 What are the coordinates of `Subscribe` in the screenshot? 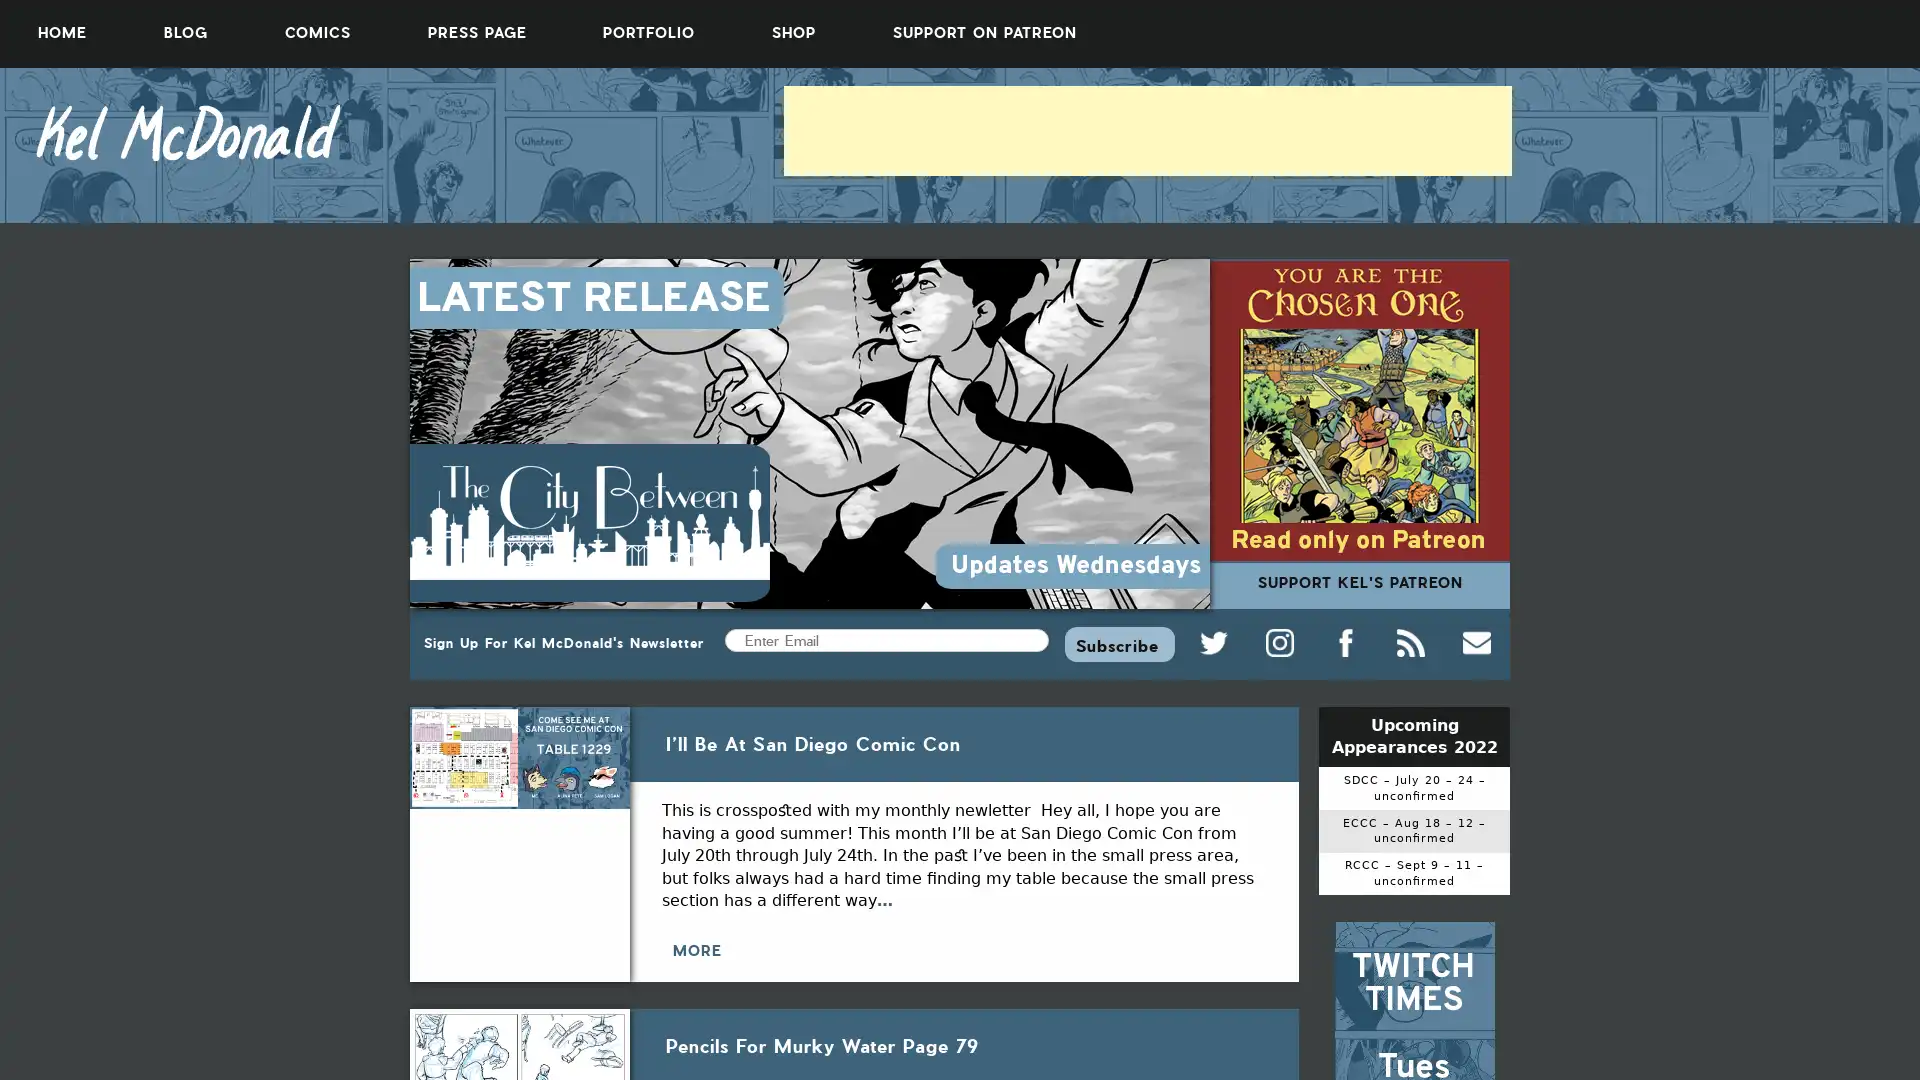 It's located at (1118, 643).